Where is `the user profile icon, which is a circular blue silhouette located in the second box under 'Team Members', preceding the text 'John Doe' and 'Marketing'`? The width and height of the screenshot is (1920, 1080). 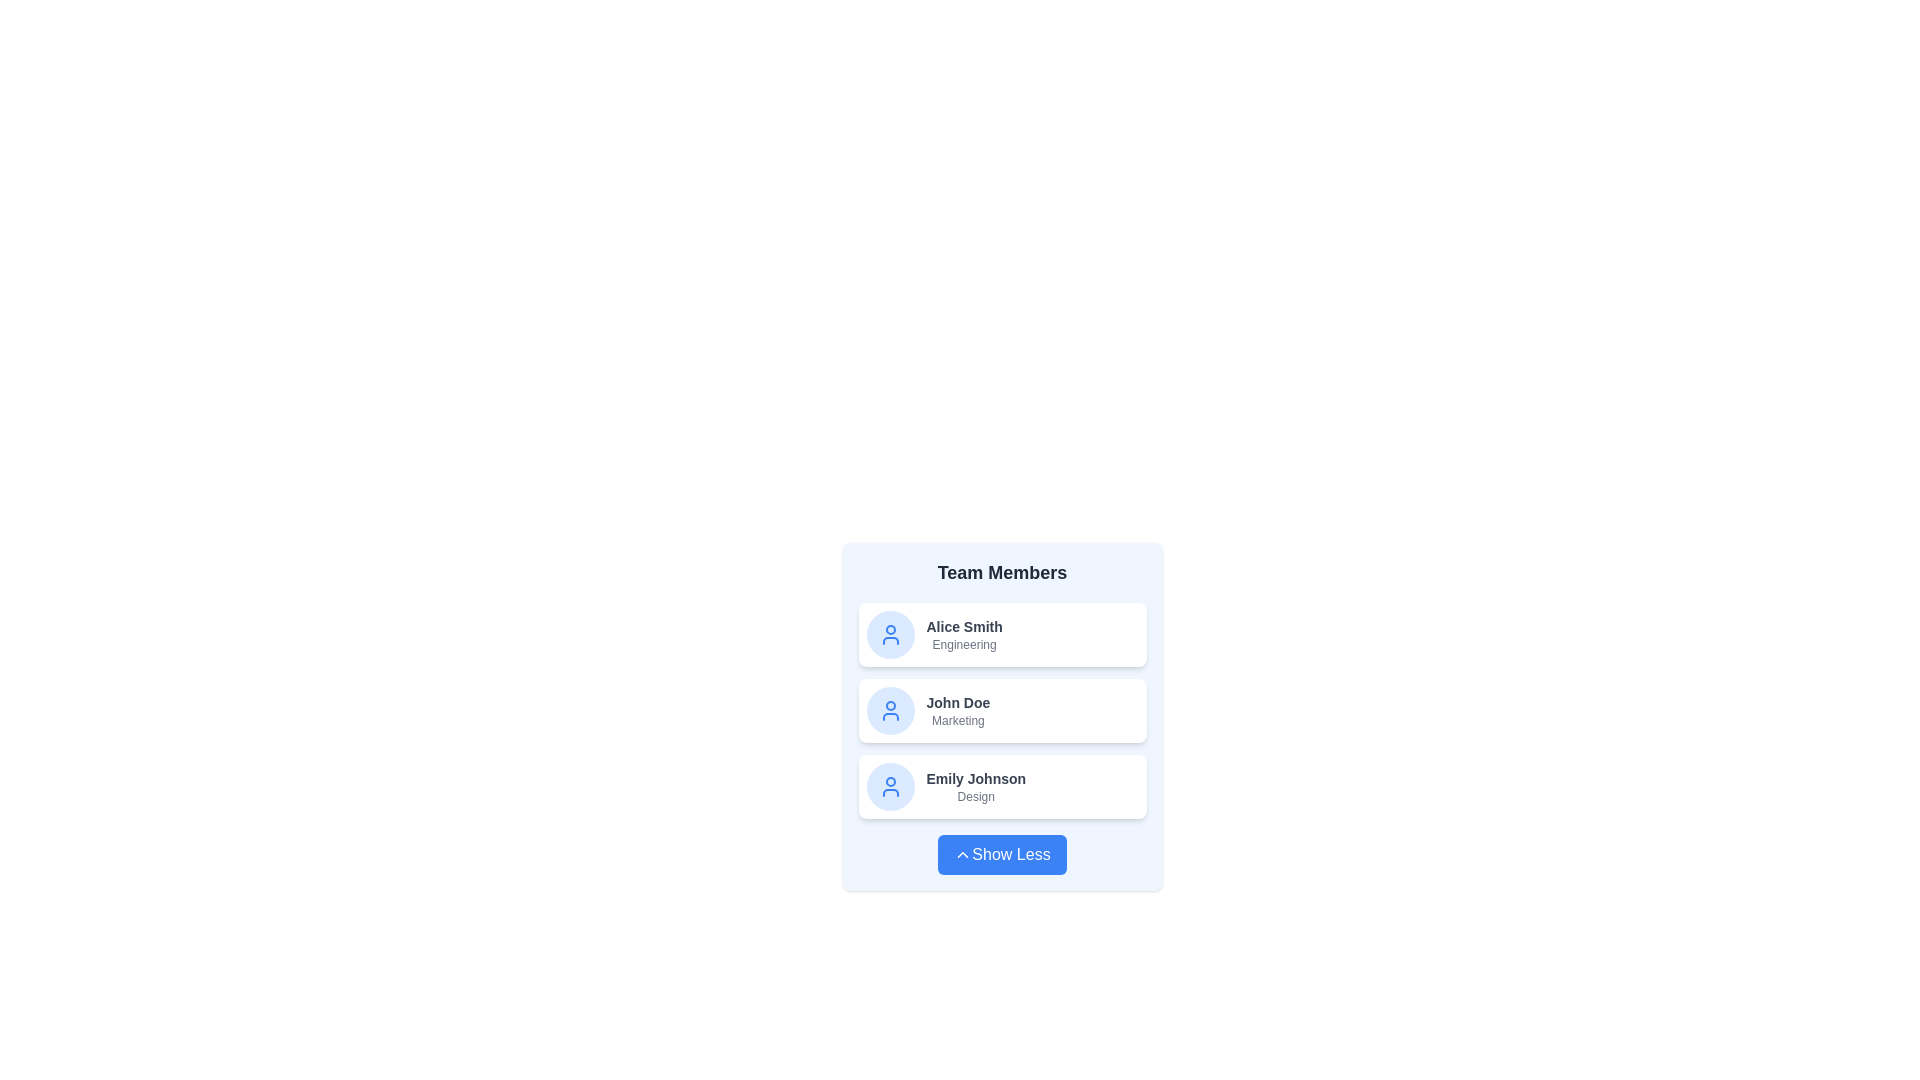 the user profile icon, which is a circular blue silhouette located in the second box under 'Team Members', preceding the text 'John Doe' and 'Marketing' is located at coordinates (889, 709).